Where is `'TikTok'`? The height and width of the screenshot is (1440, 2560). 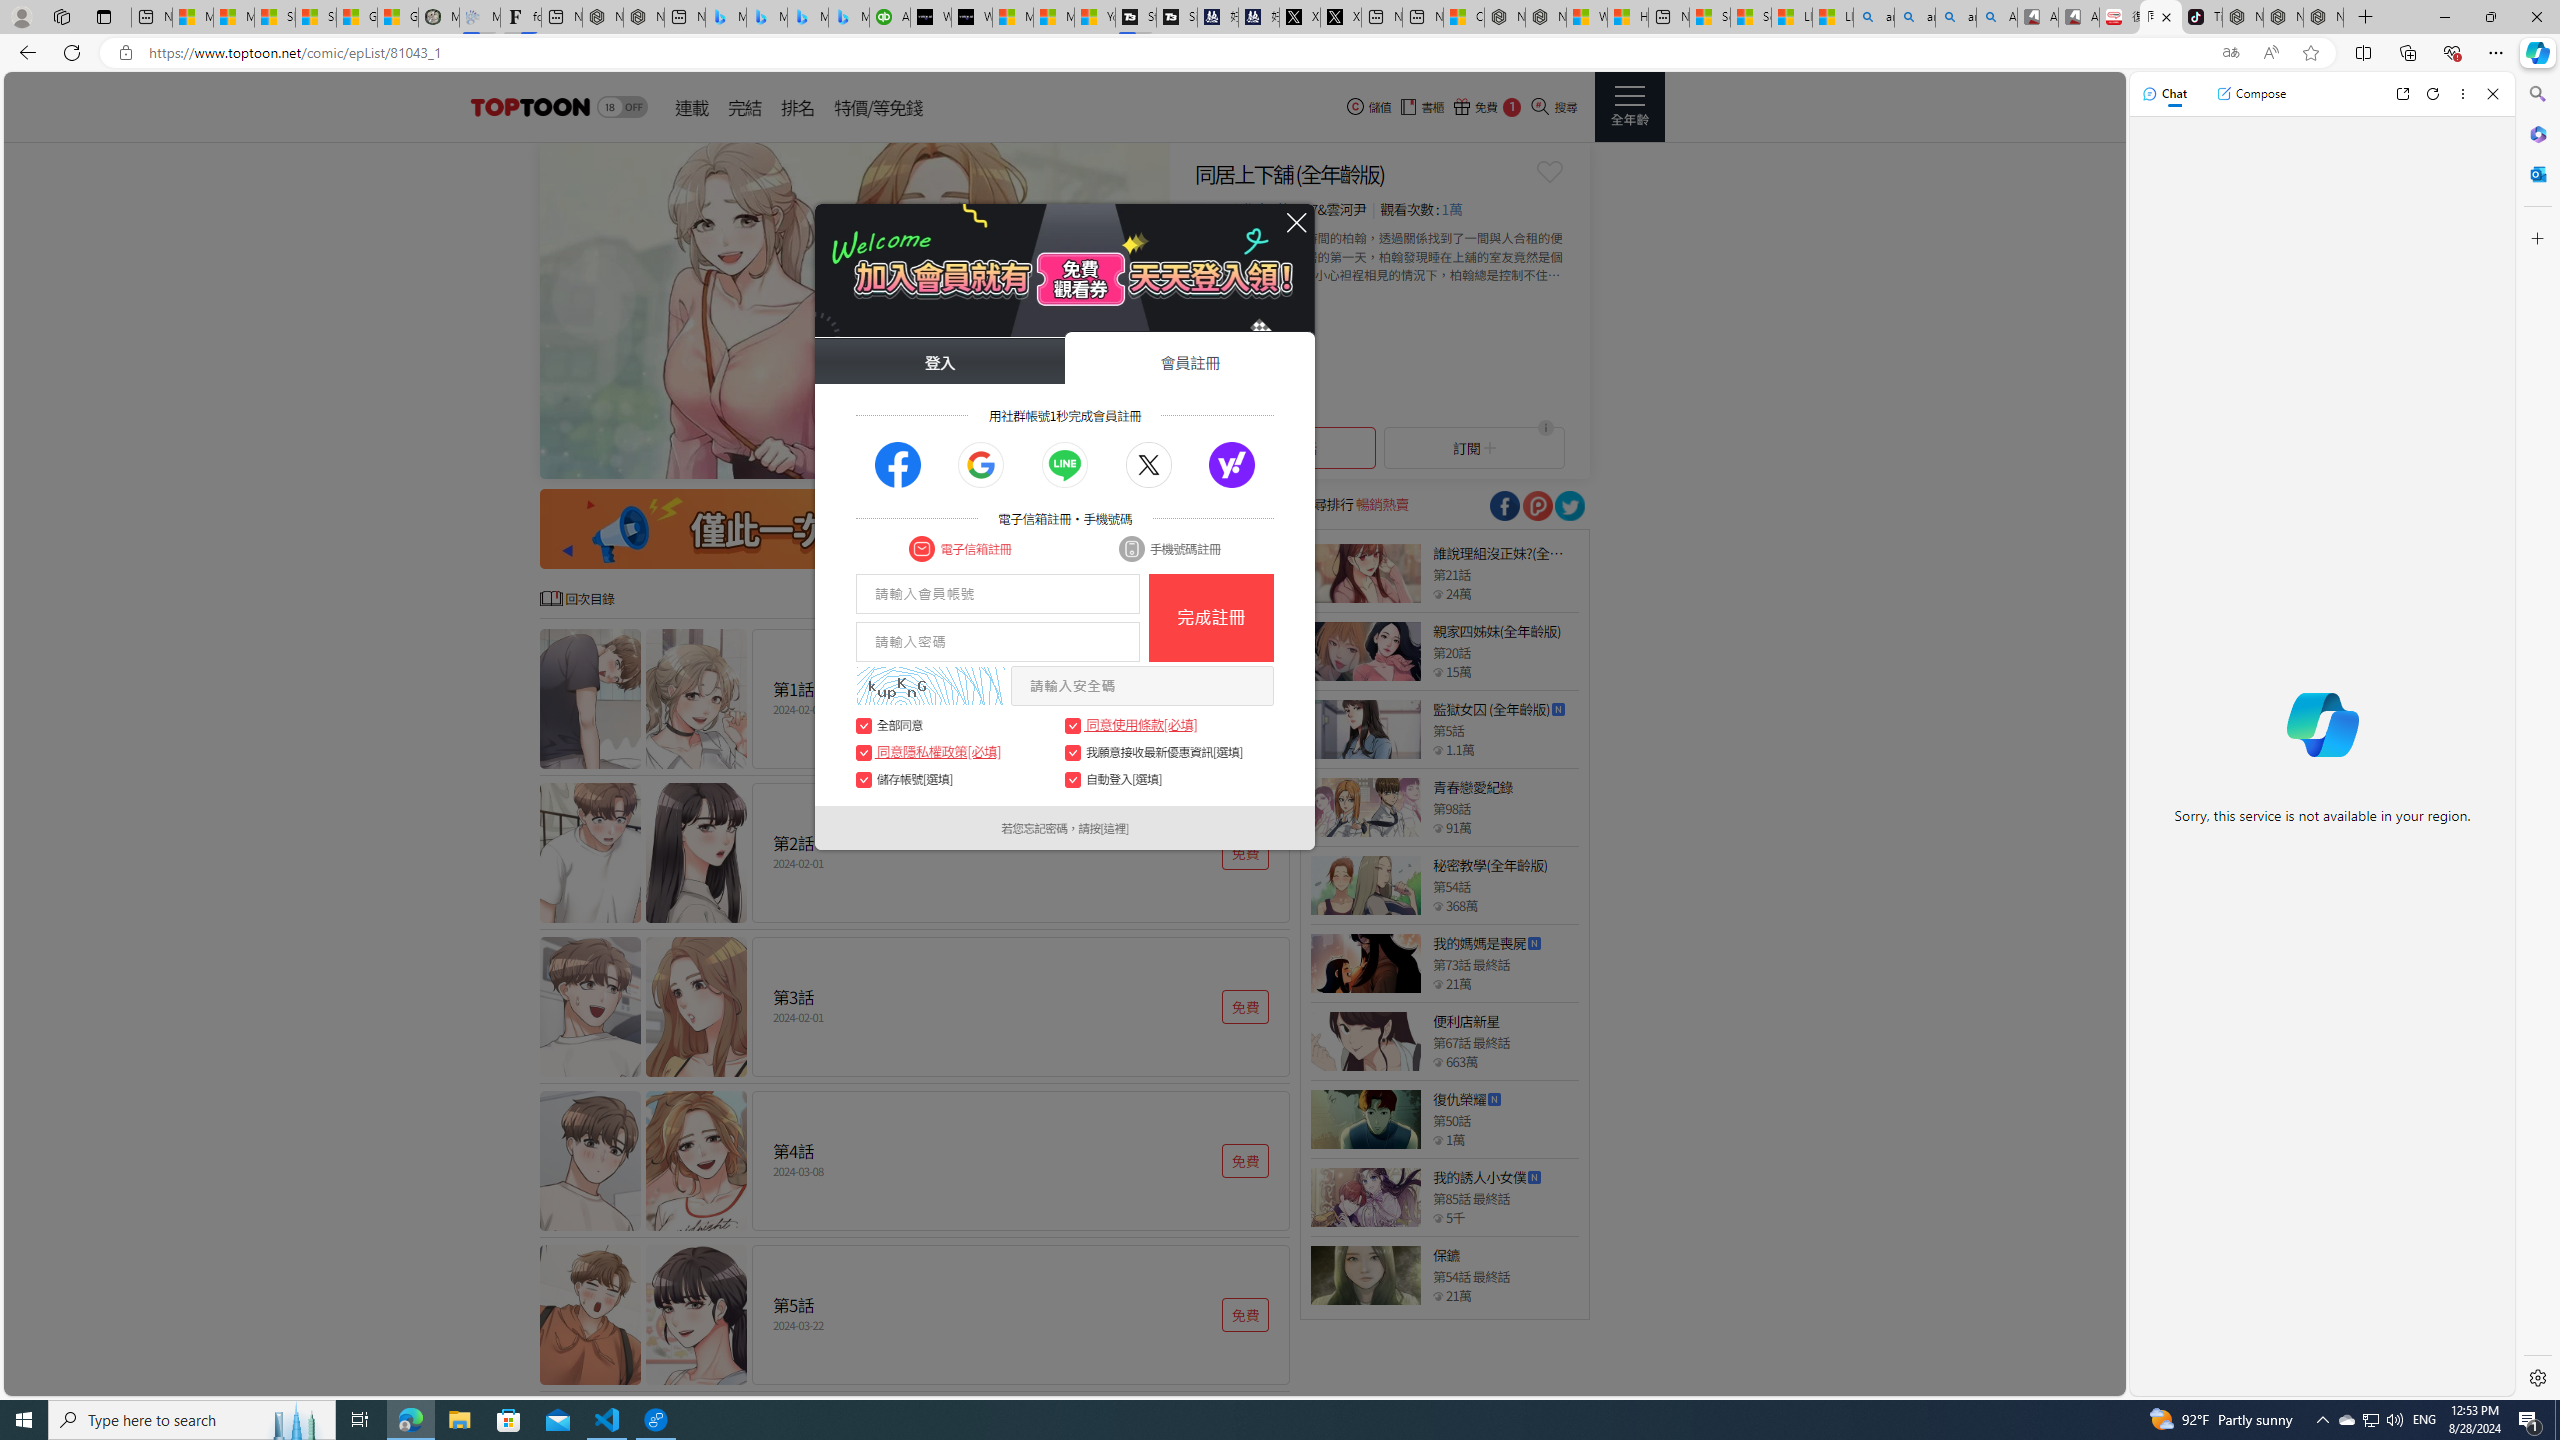 'TikTok' is located at coordinates (2201, 16).